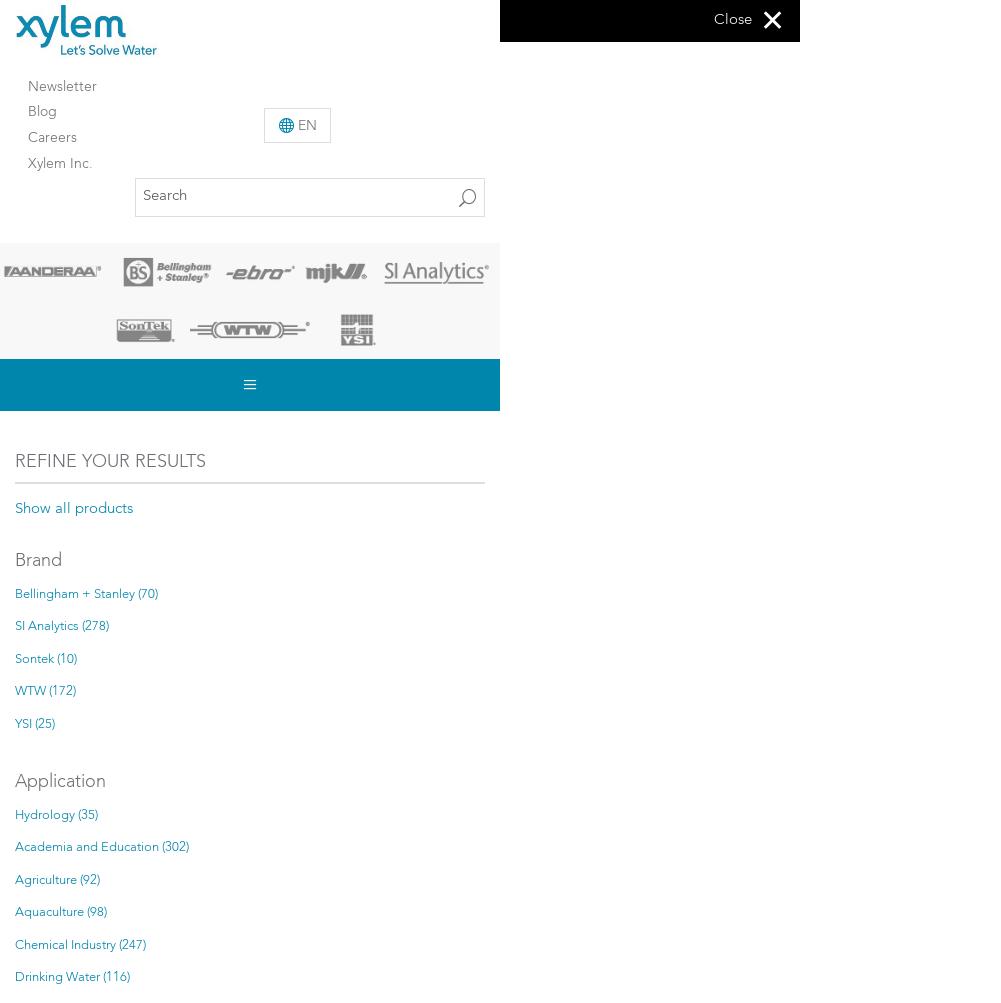 The image size is (1001, 1003). What do you see at coordinates (15, 626) in the screenshot?
I see `'SI Analytics (278)'` at bounding box center [15, 626].